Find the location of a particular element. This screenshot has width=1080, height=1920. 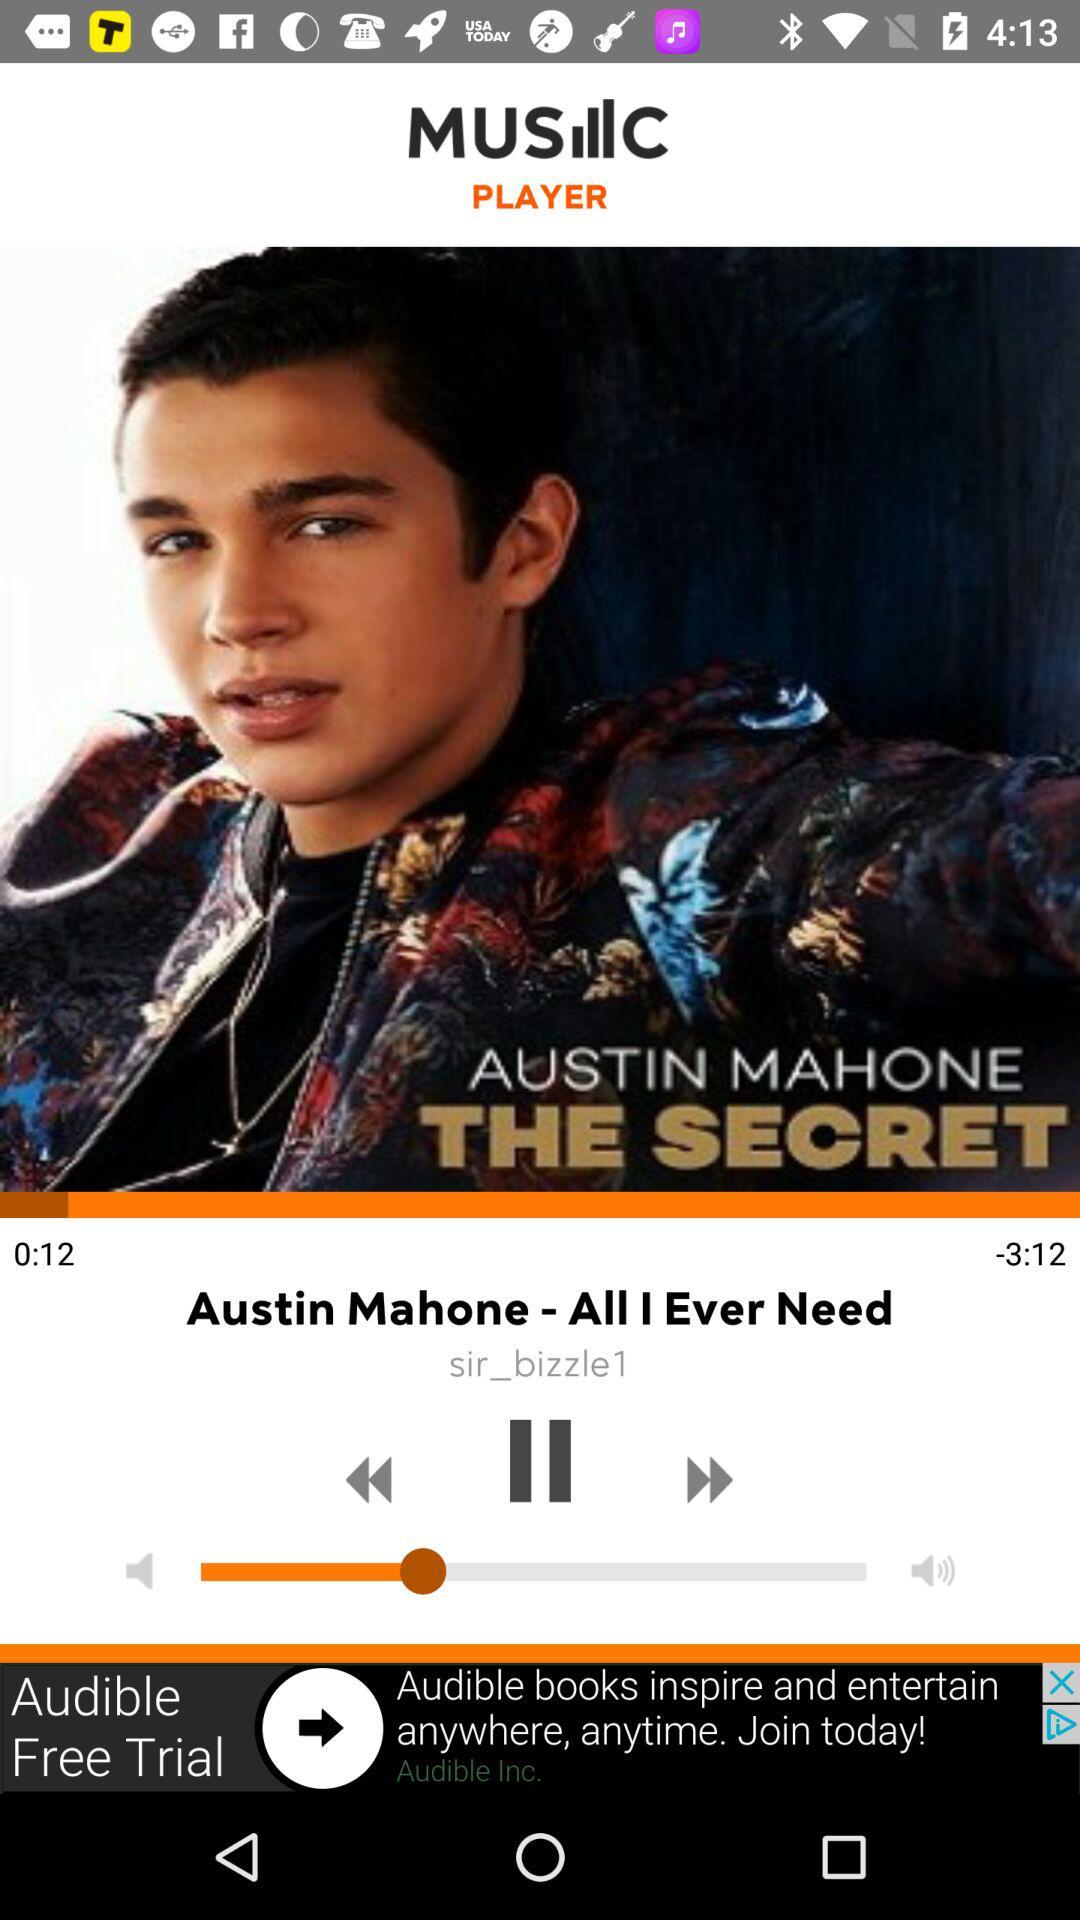

the option is located at coordinates (540, 1727).